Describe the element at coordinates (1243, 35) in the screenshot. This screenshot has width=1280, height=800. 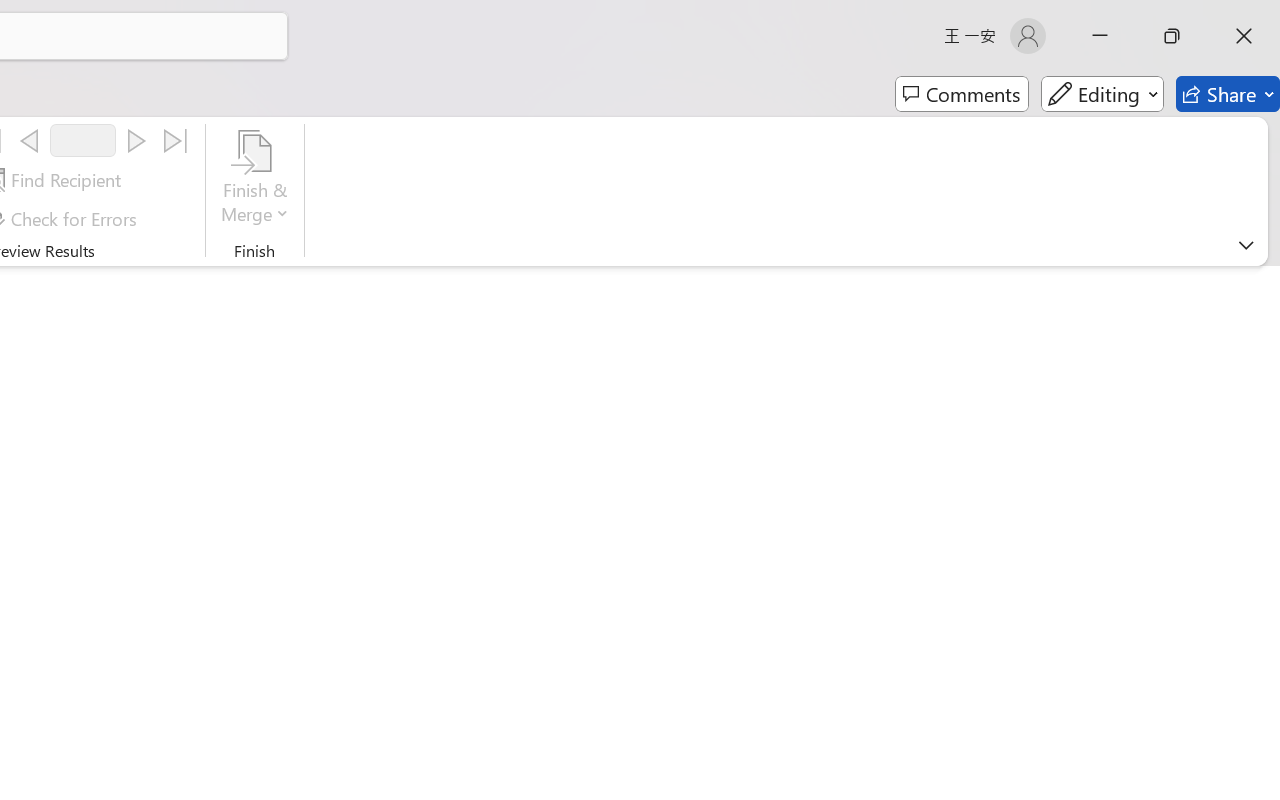
I see `'Close'` at that location.